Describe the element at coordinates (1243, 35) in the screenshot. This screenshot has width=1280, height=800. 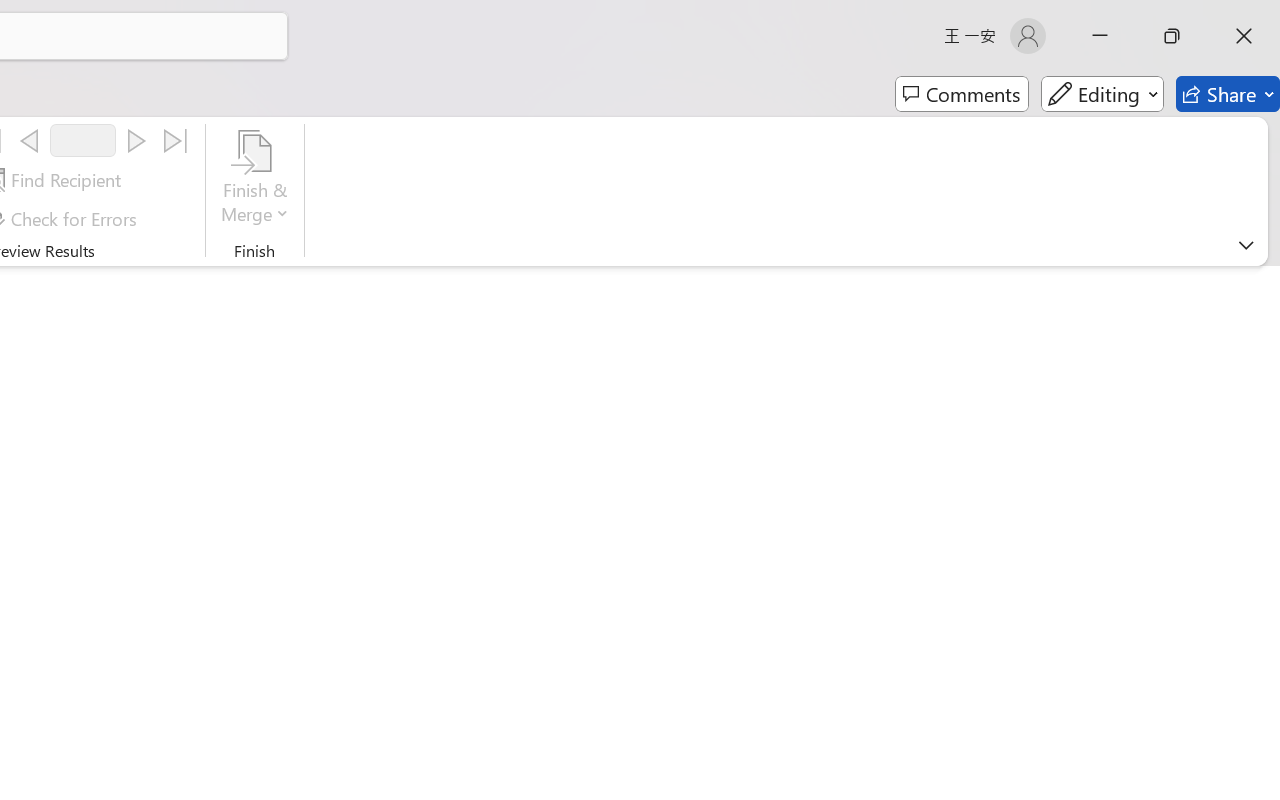
I see `'Close'` at that location.